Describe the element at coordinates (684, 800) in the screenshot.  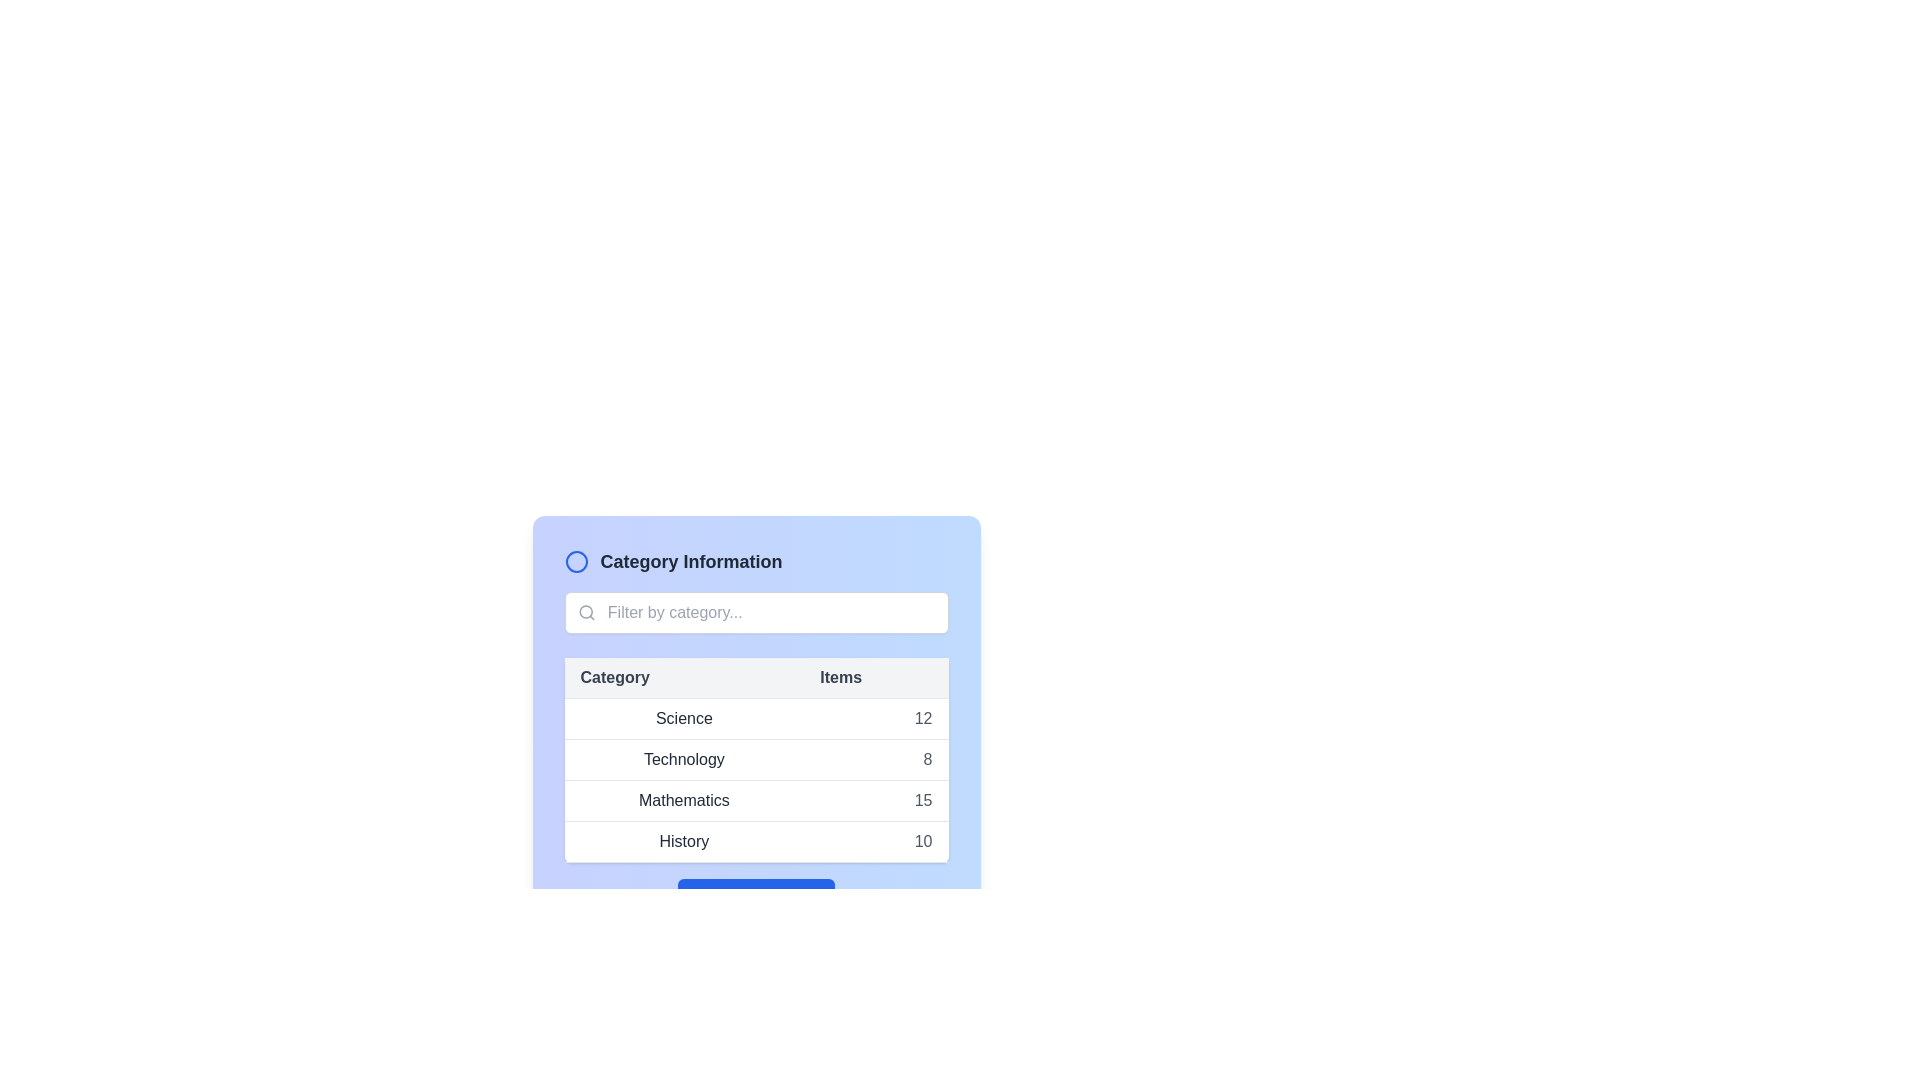
I see `the 'Mathematics' category label located in the first column of the third row of the category table, which is adjacent to the item count '15'` at that location.